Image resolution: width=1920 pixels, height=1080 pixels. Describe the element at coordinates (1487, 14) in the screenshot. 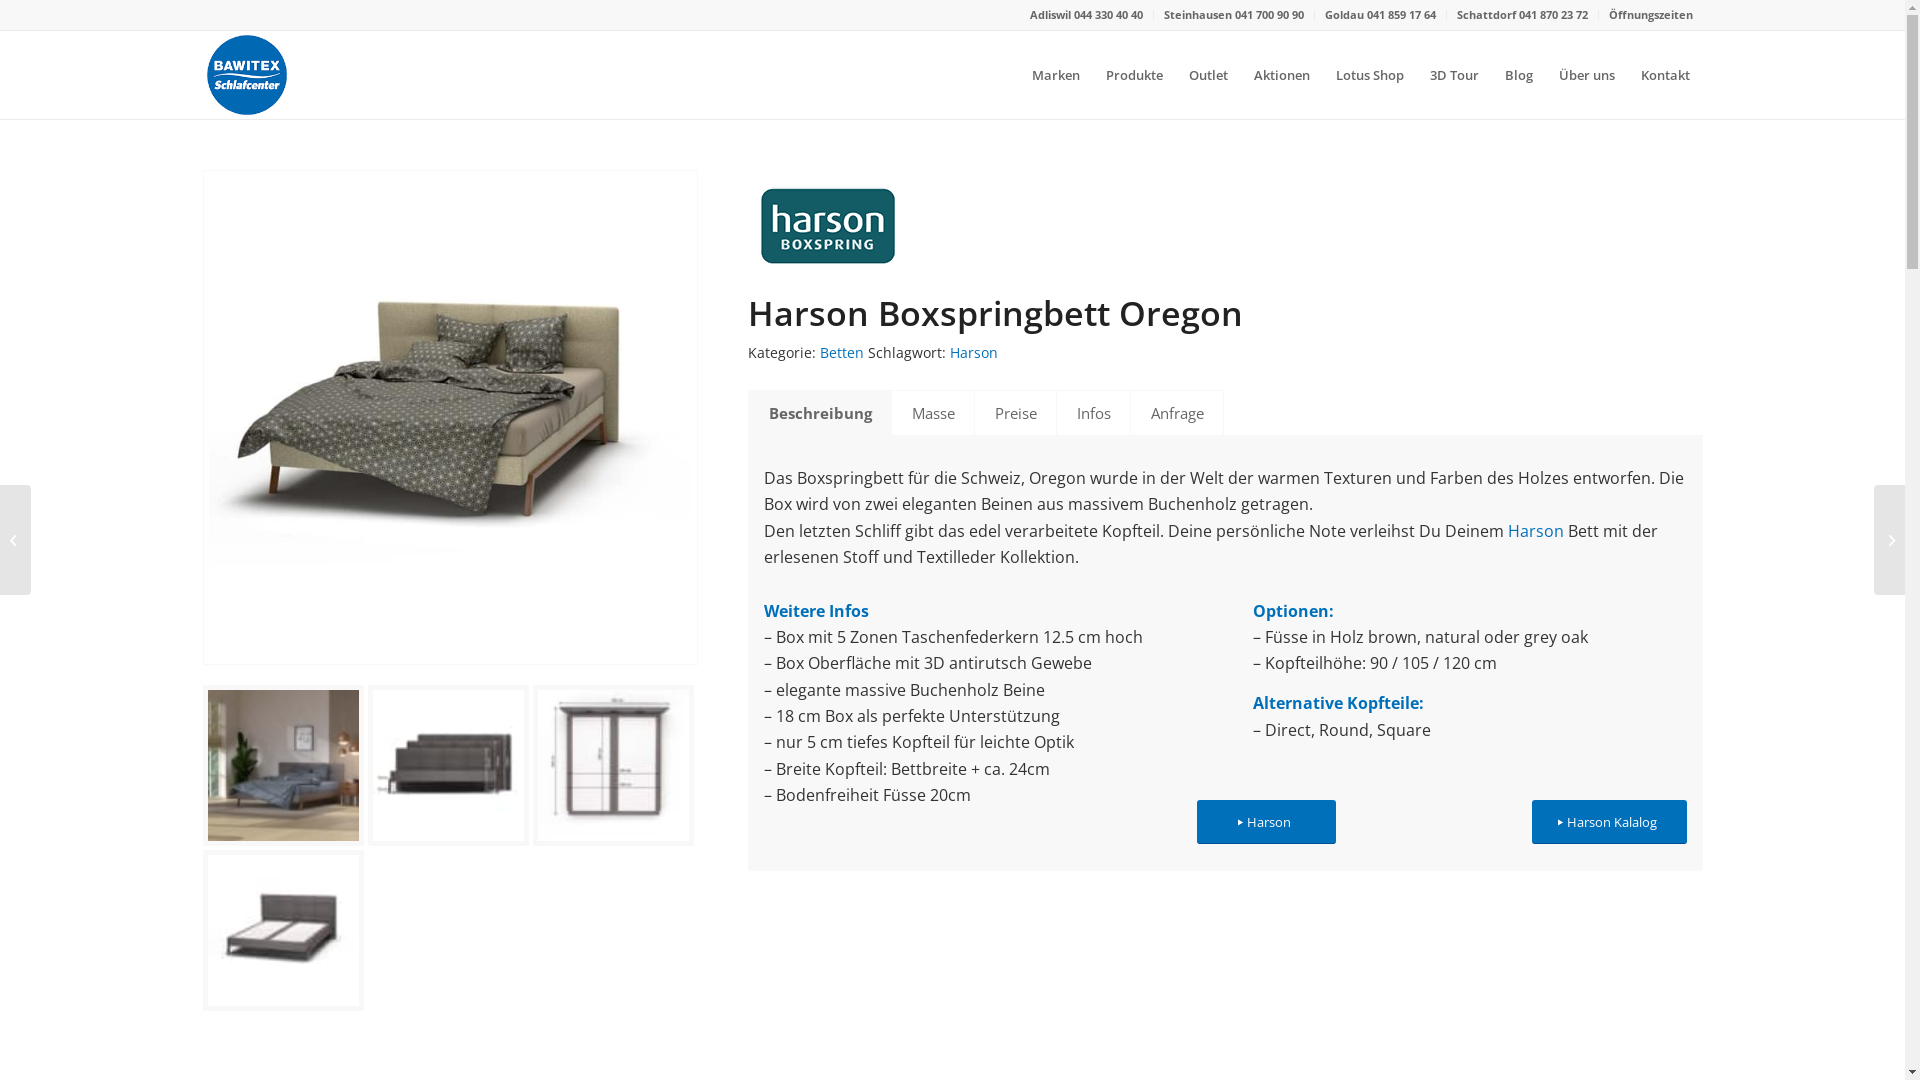

I see `'Schattdorf'` at that location.